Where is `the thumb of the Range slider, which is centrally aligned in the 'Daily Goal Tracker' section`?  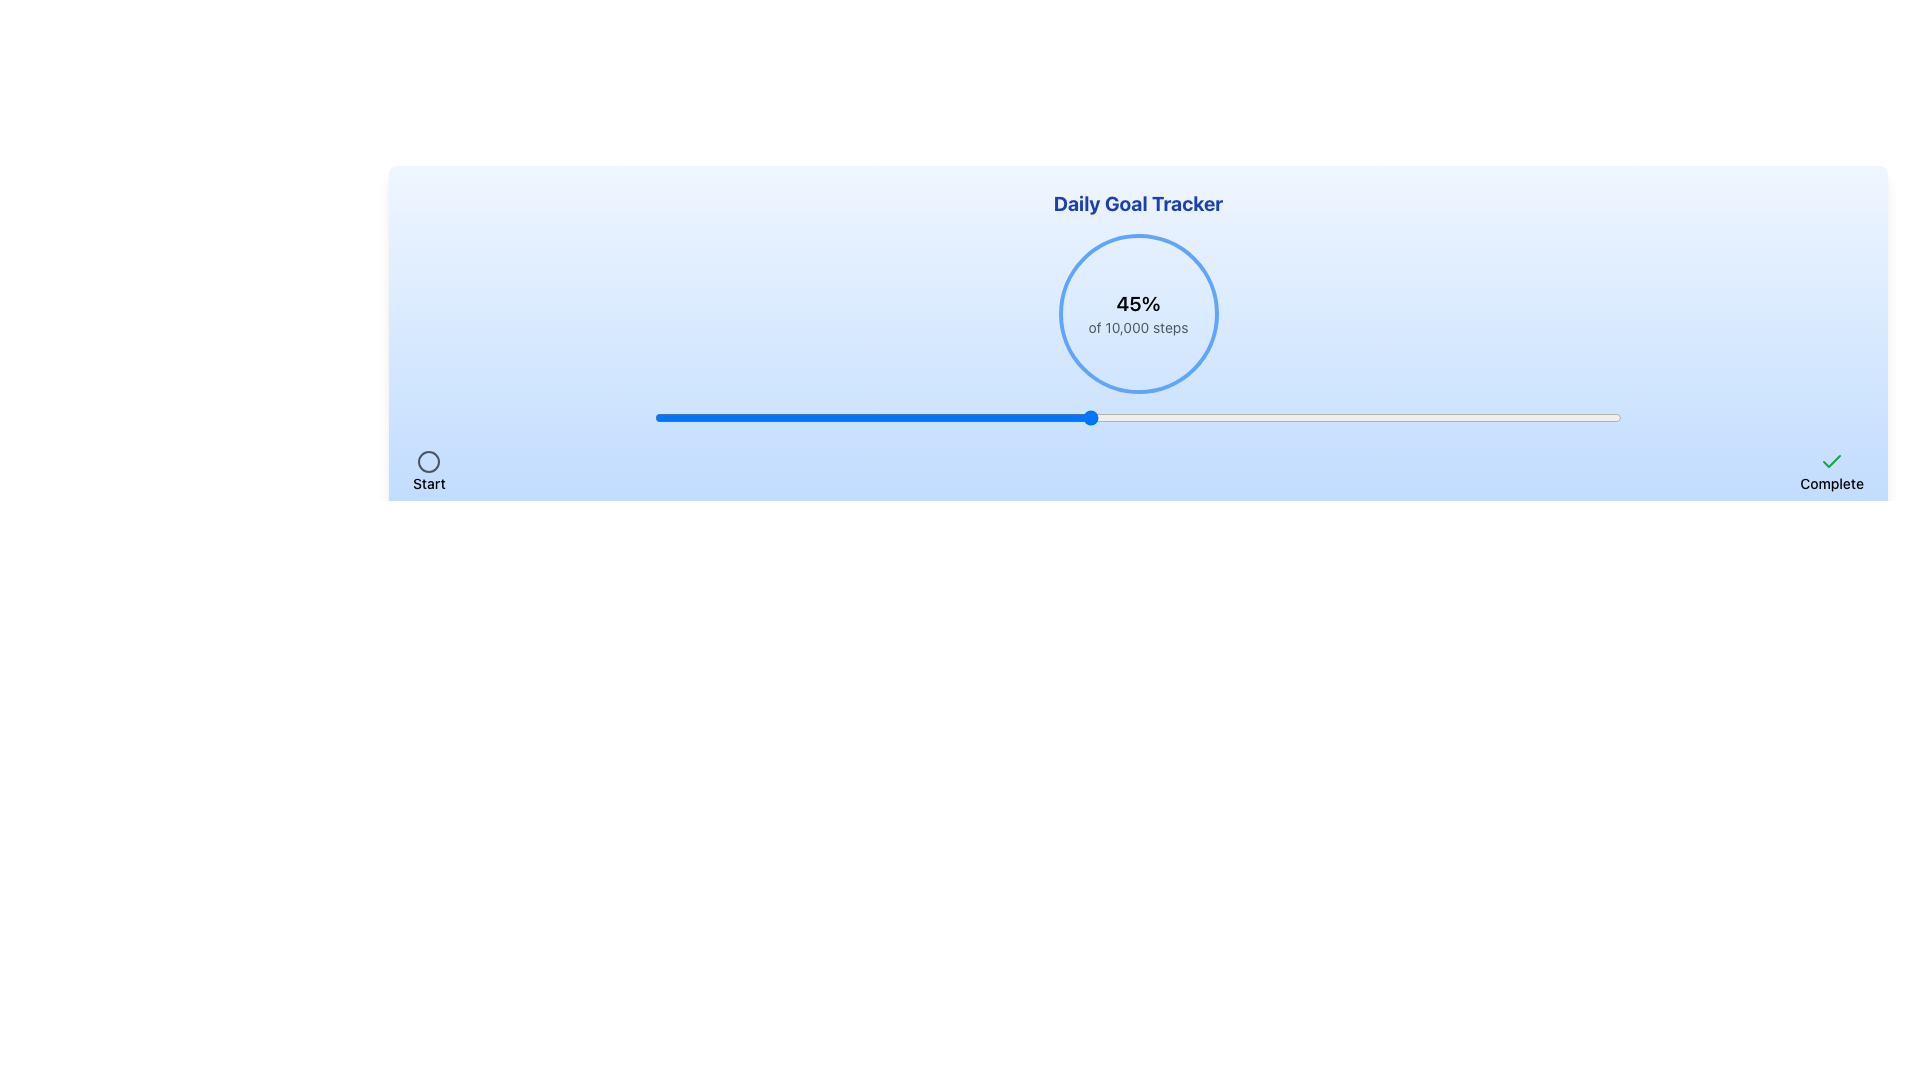
the thumb of the Range slider, which is centrally aligned in the 'Daily Goal Tracker' section is located at coordinates (1138, 416).